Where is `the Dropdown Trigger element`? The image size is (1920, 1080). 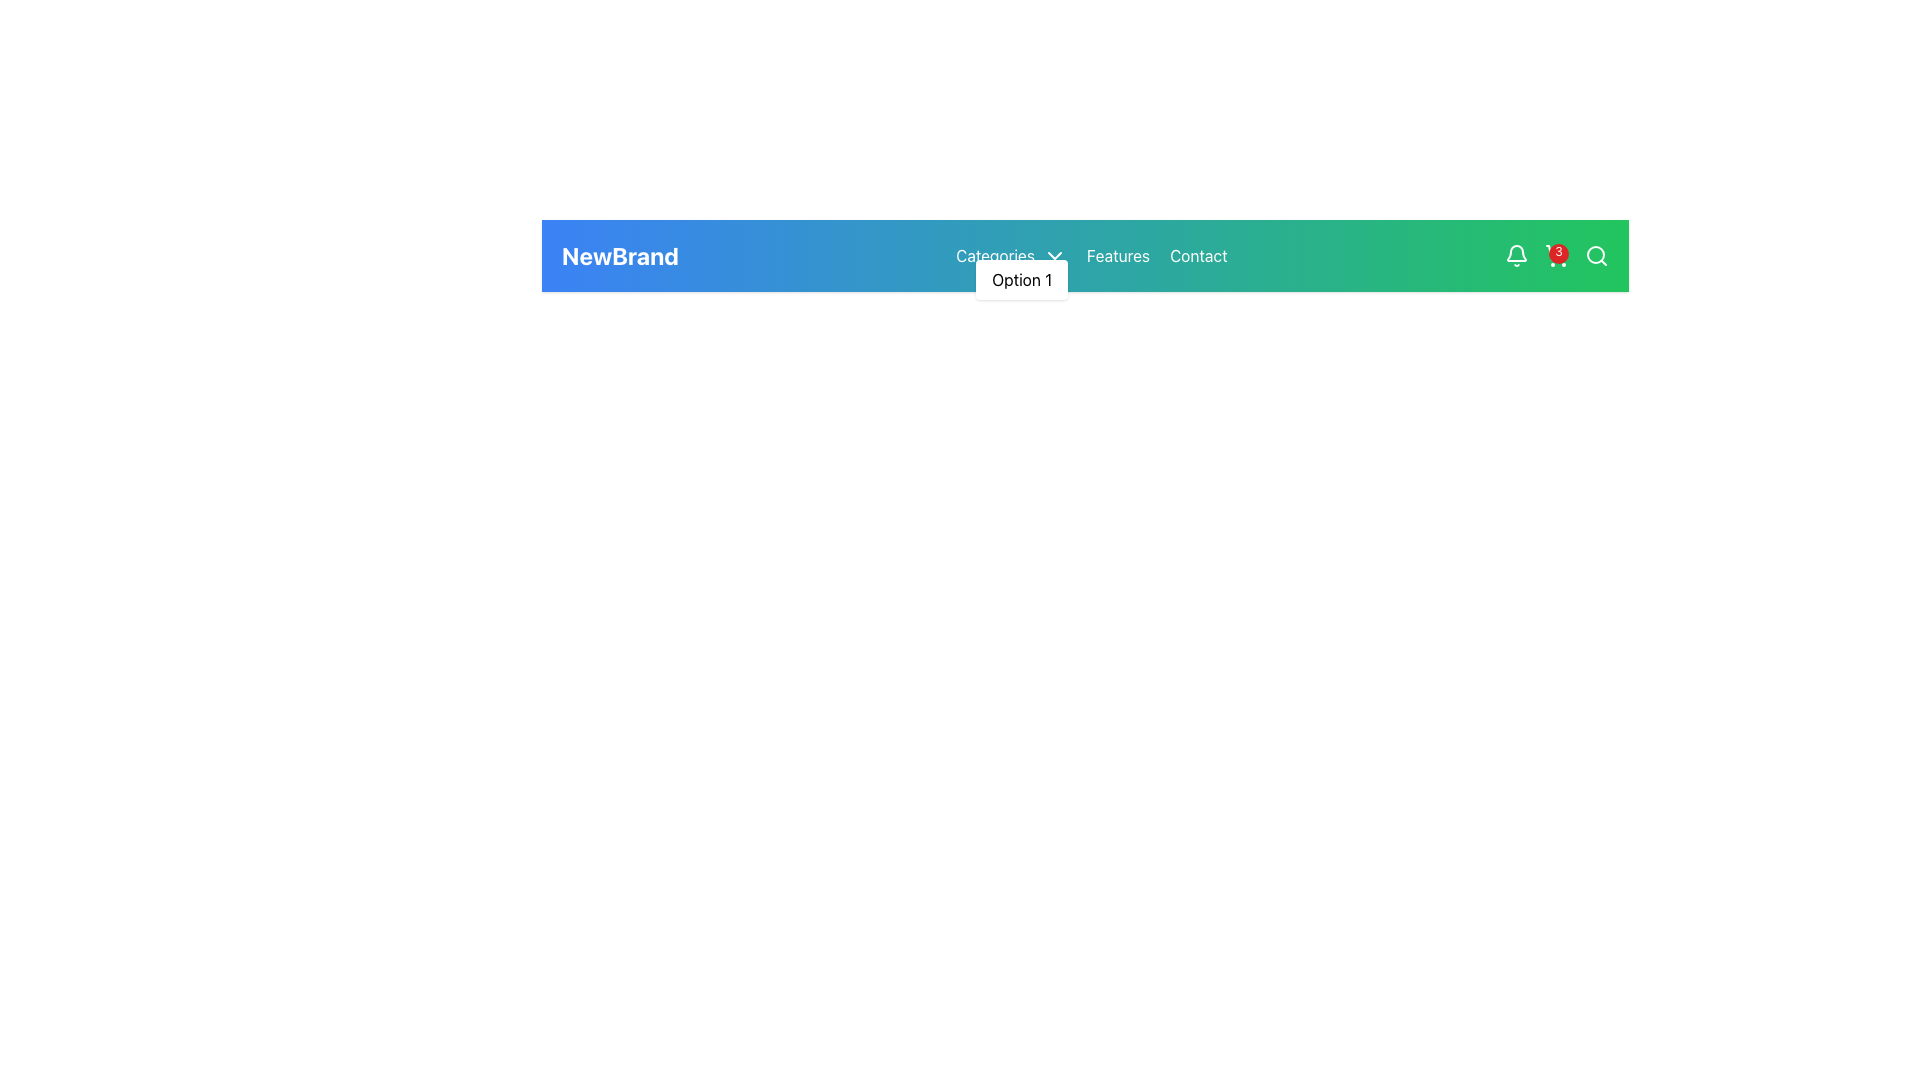 the Dropdown Trigger element is located at coordinates (1011, 254).